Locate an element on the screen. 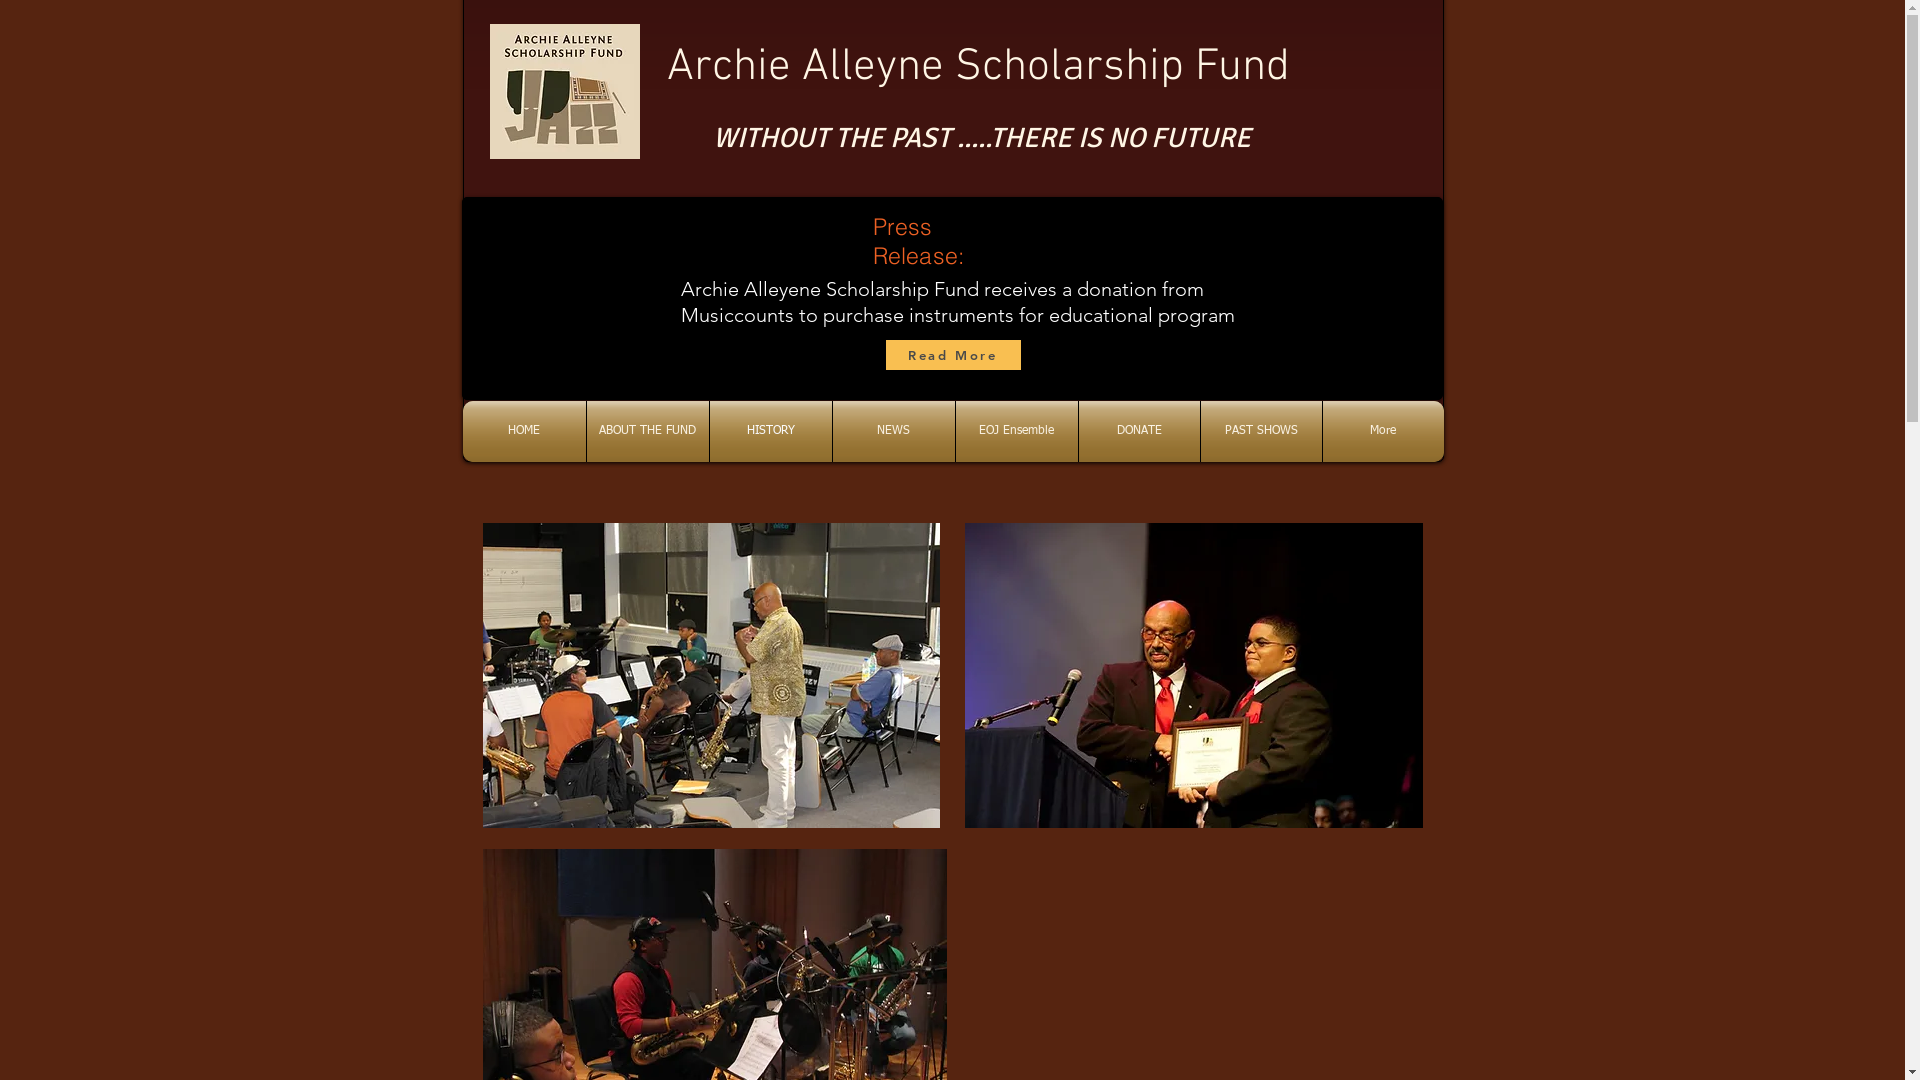 Image resolution: width=1920 pixels, height=1080 pixels. 'DONATE' is located at coordinates (1077, 430).